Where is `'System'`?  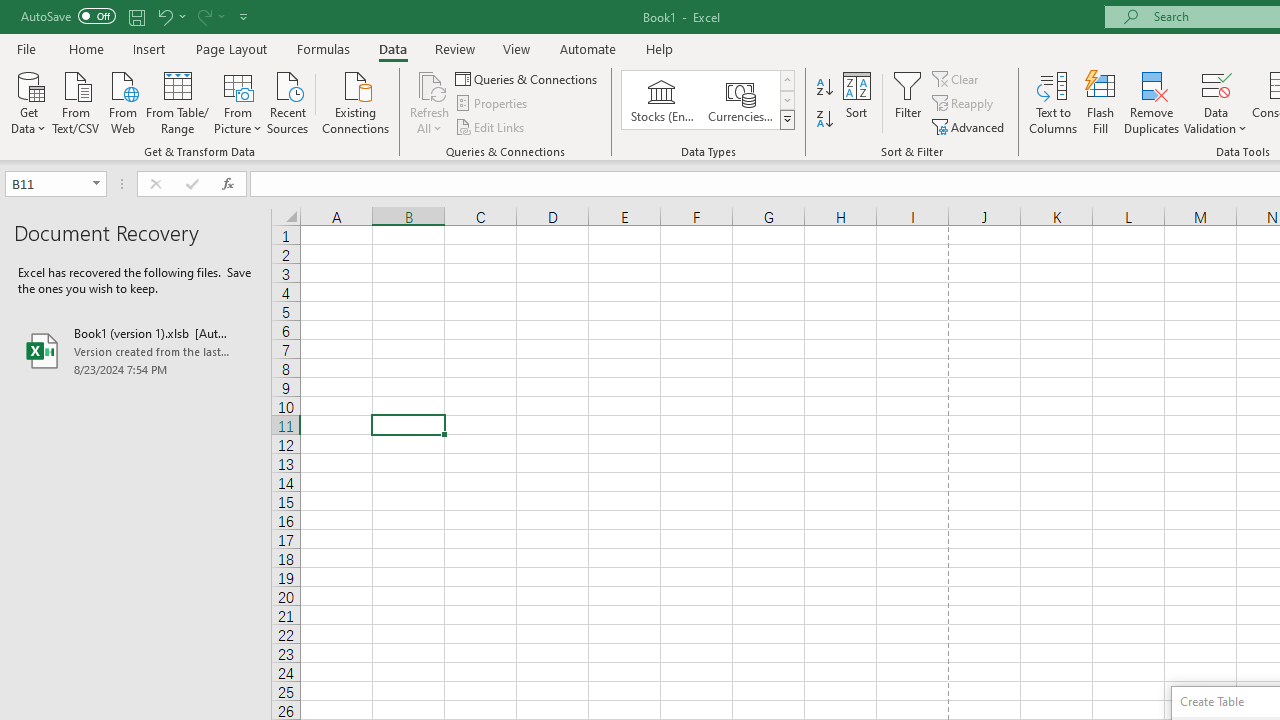
'System' is located at coordinates (10, 11).